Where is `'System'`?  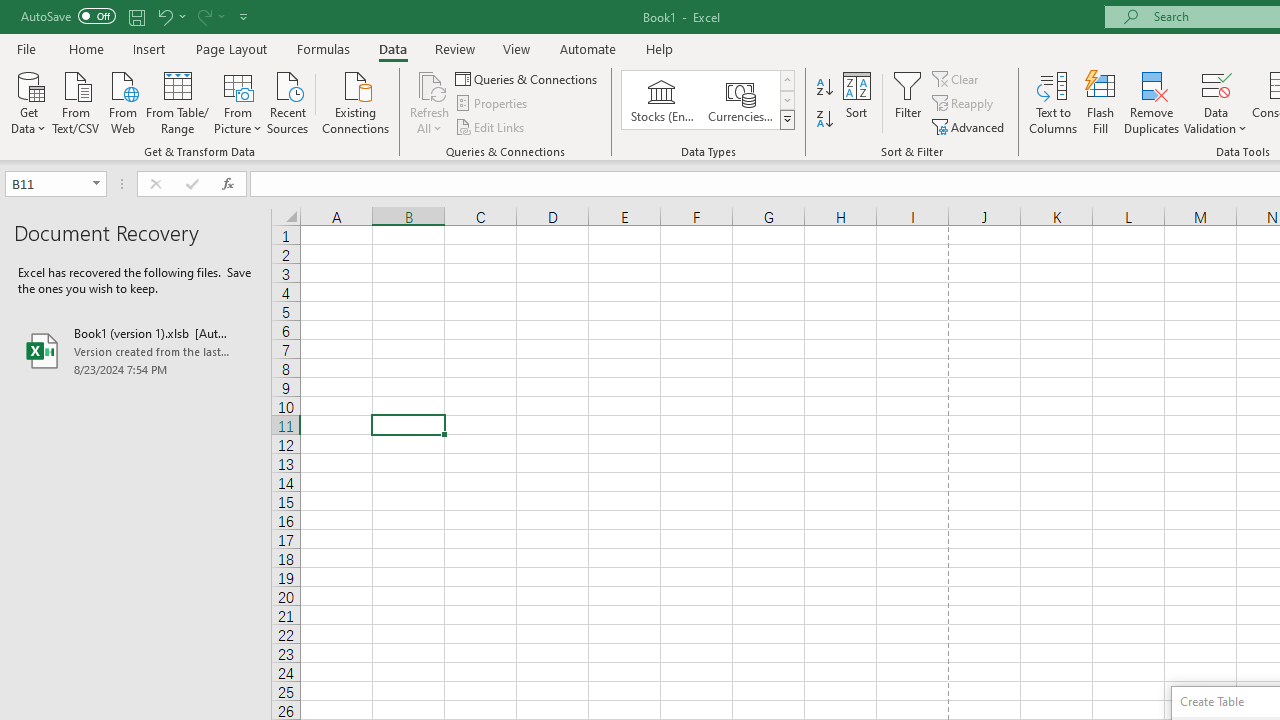
'System' is located at coordinates (10, 11).